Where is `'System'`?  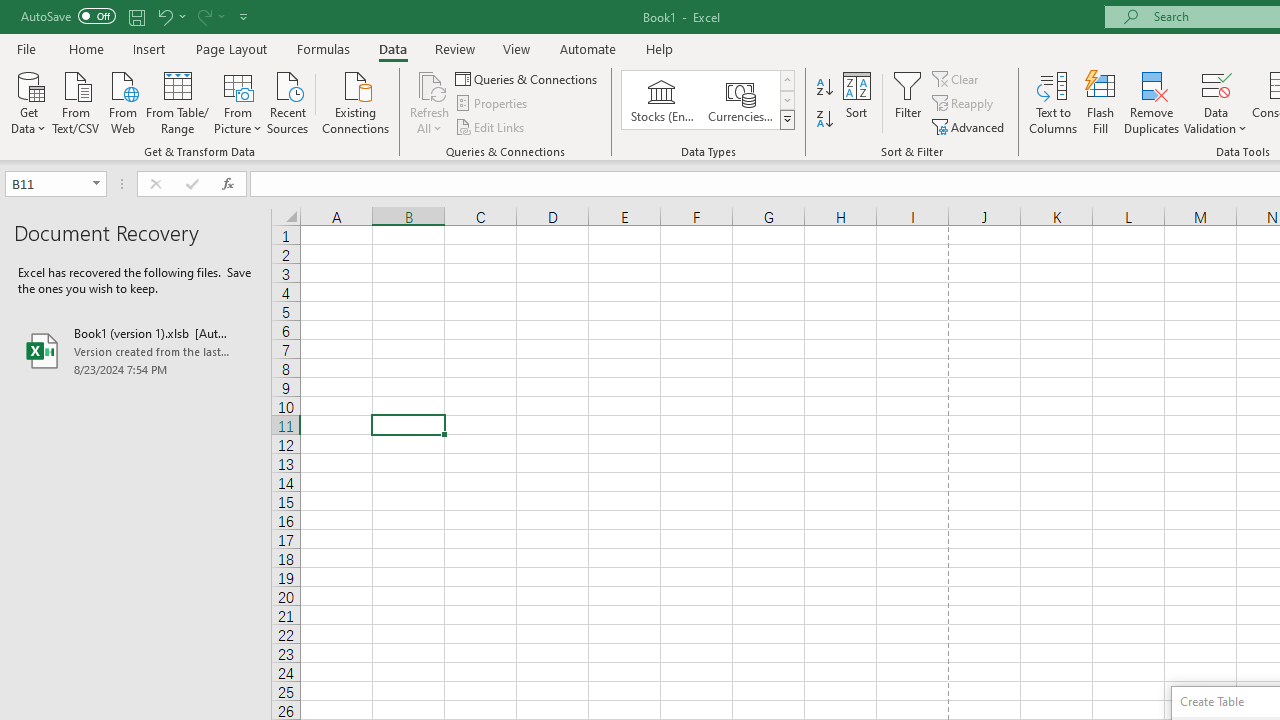
'System' is located at coordinates (10, 11).